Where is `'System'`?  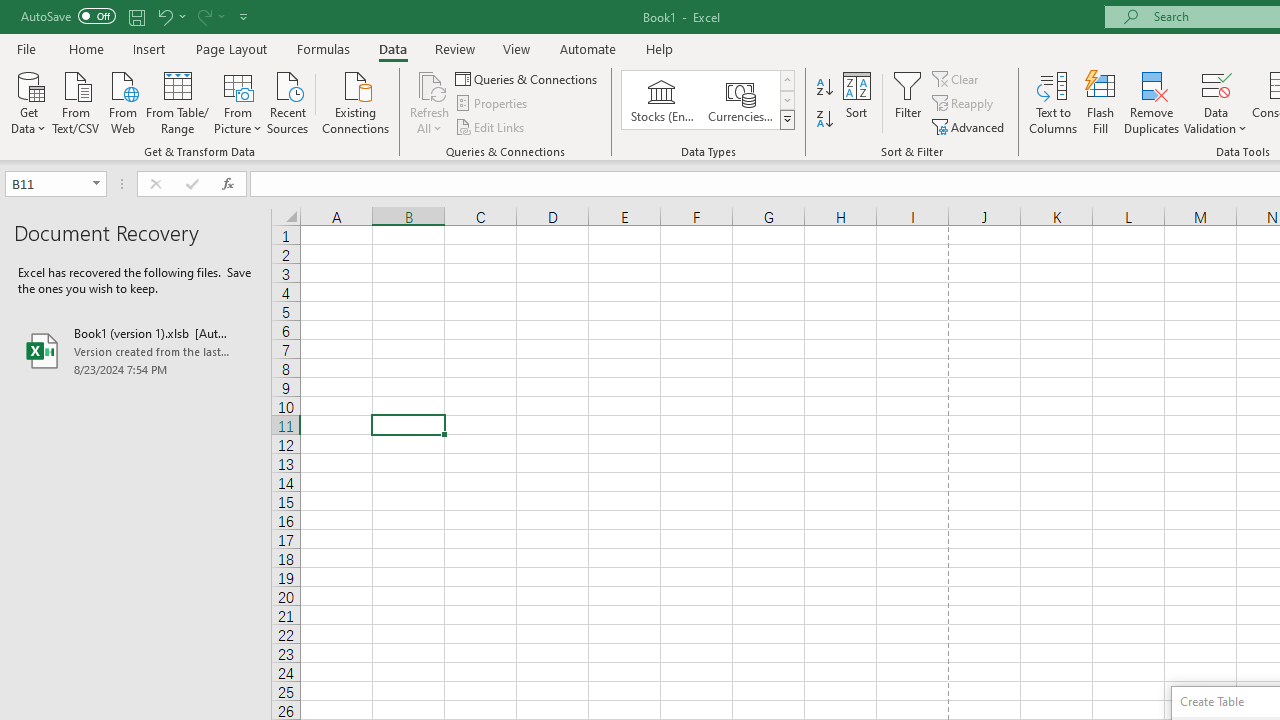
'System' is located at coordinates (10, 11).